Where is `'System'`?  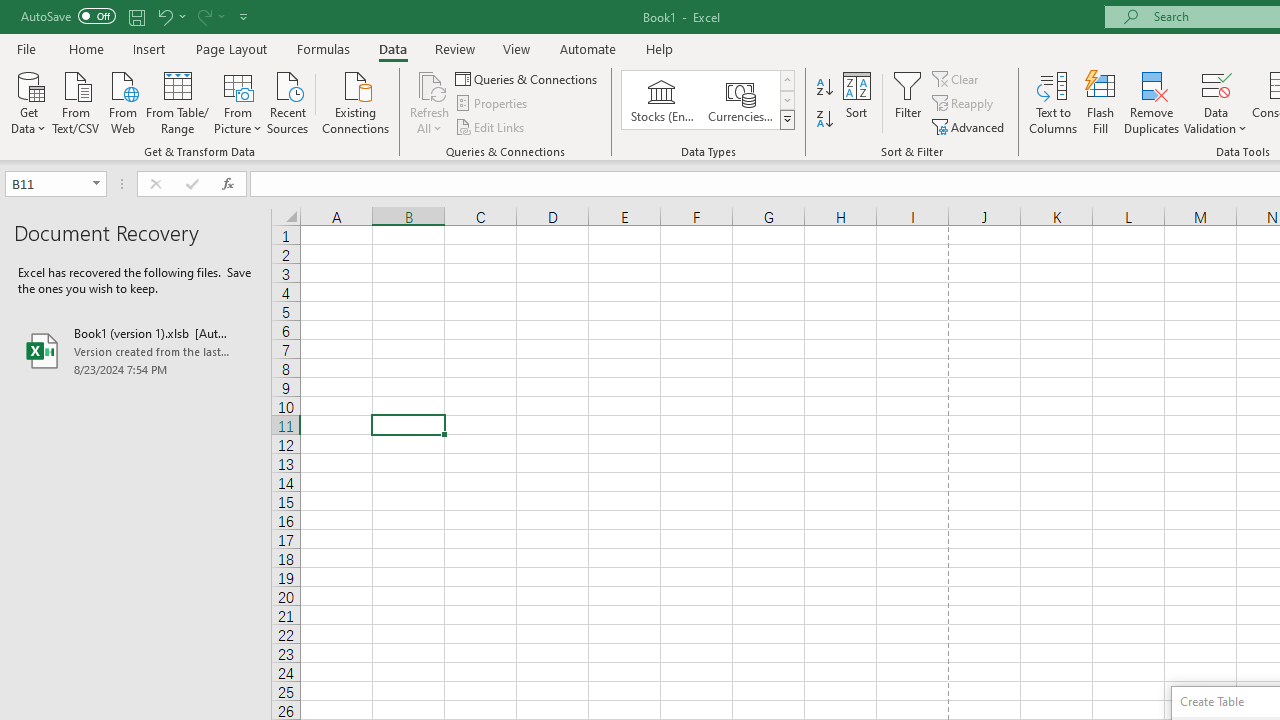
'System' is located at coordinates (10, 11).